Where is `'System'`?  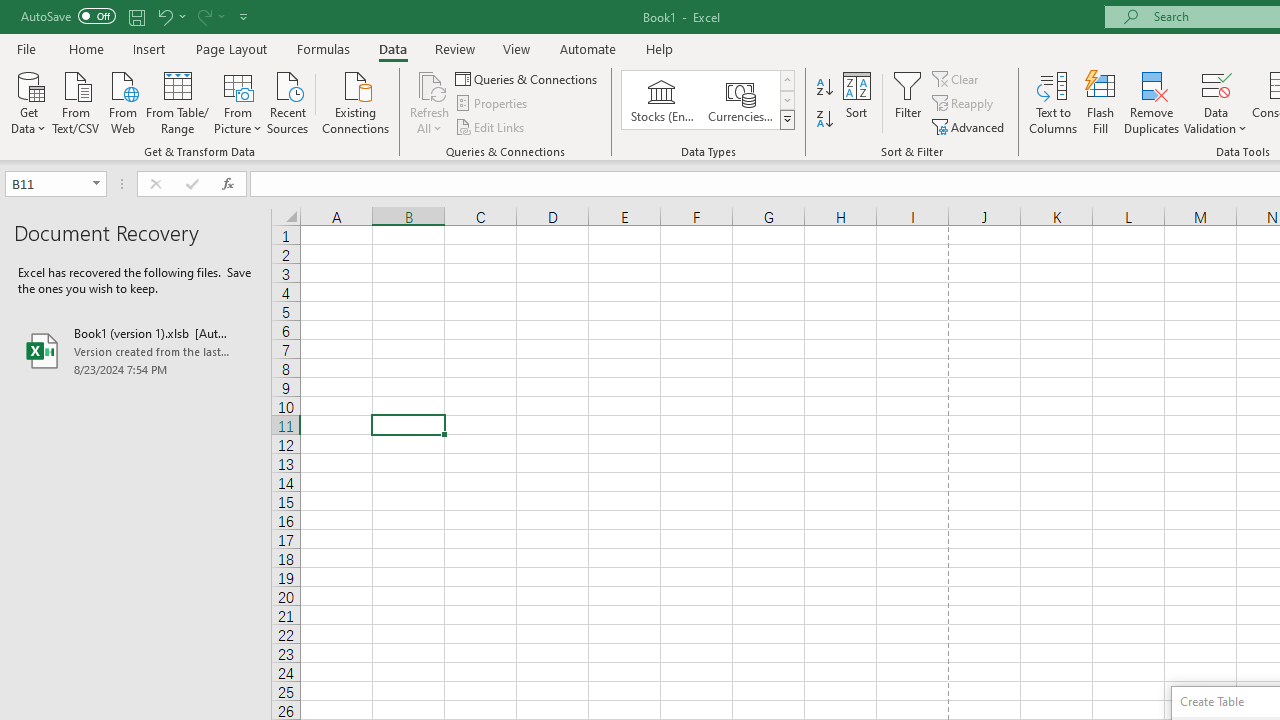
'System' is located at coordinates (10, 11).